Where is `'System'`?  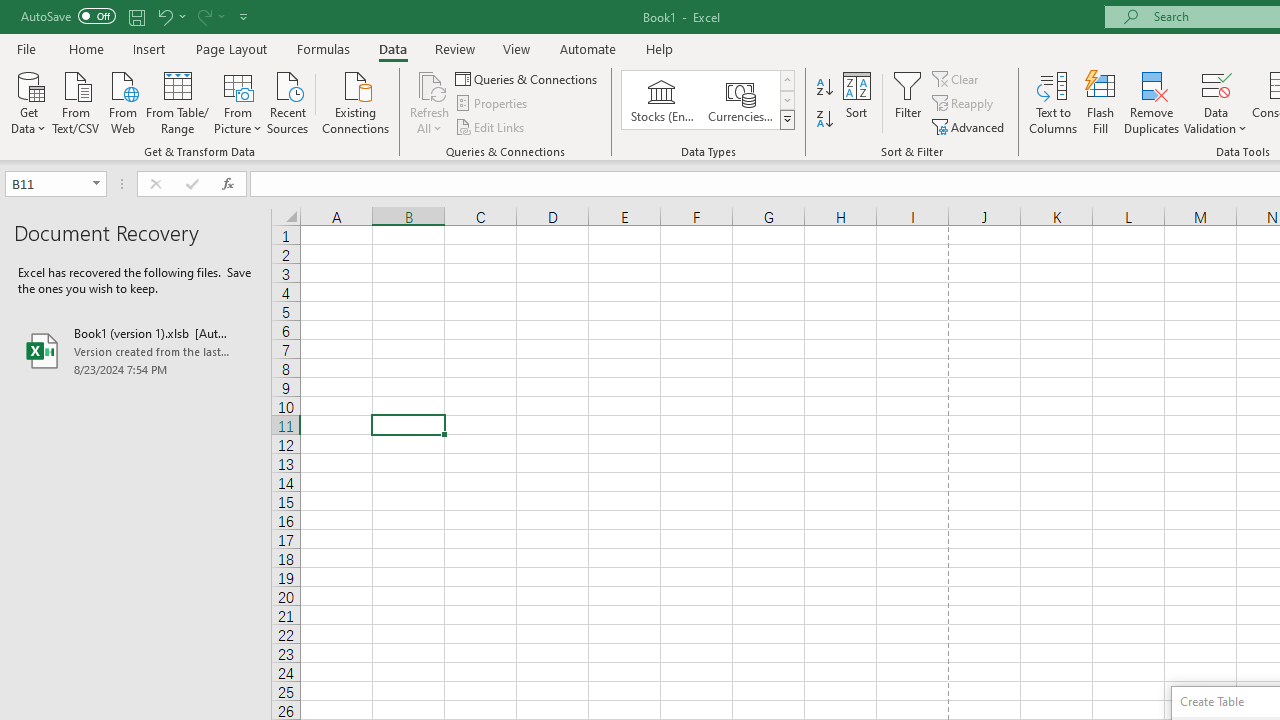
'System' is located at coordinates (10, 11).